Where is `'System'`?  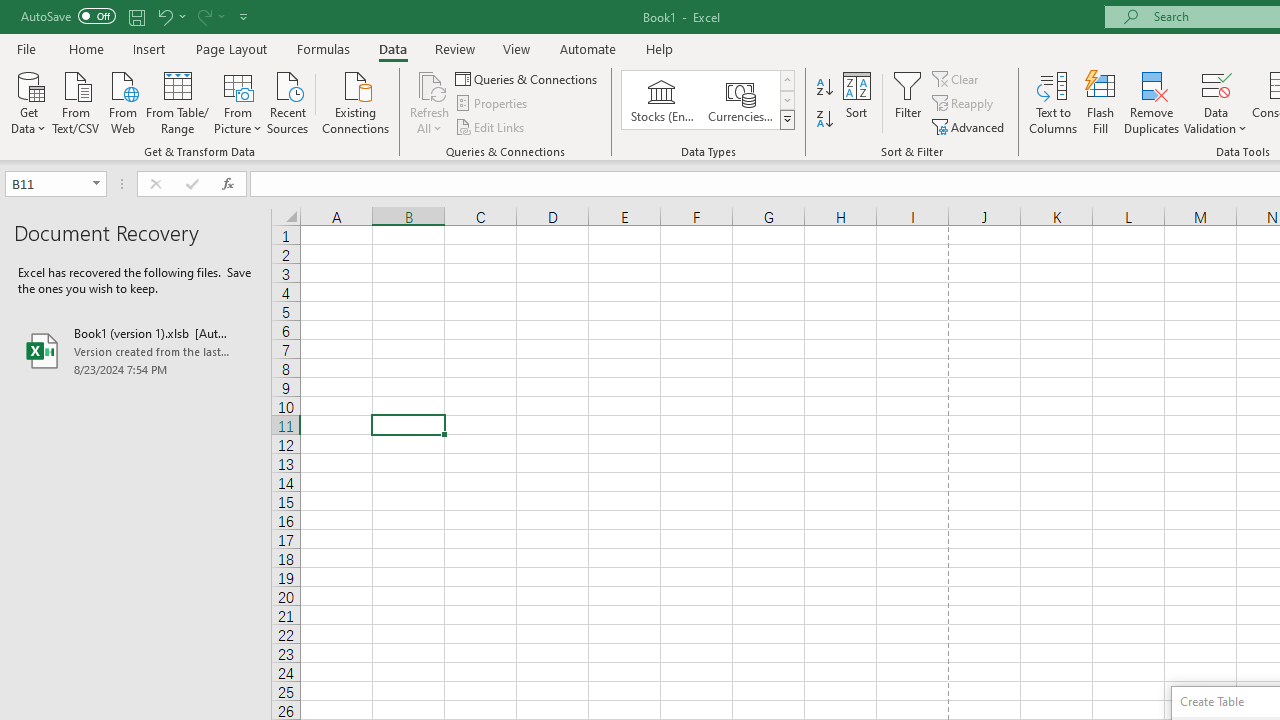
'System' is located at coordinates (10, 11).